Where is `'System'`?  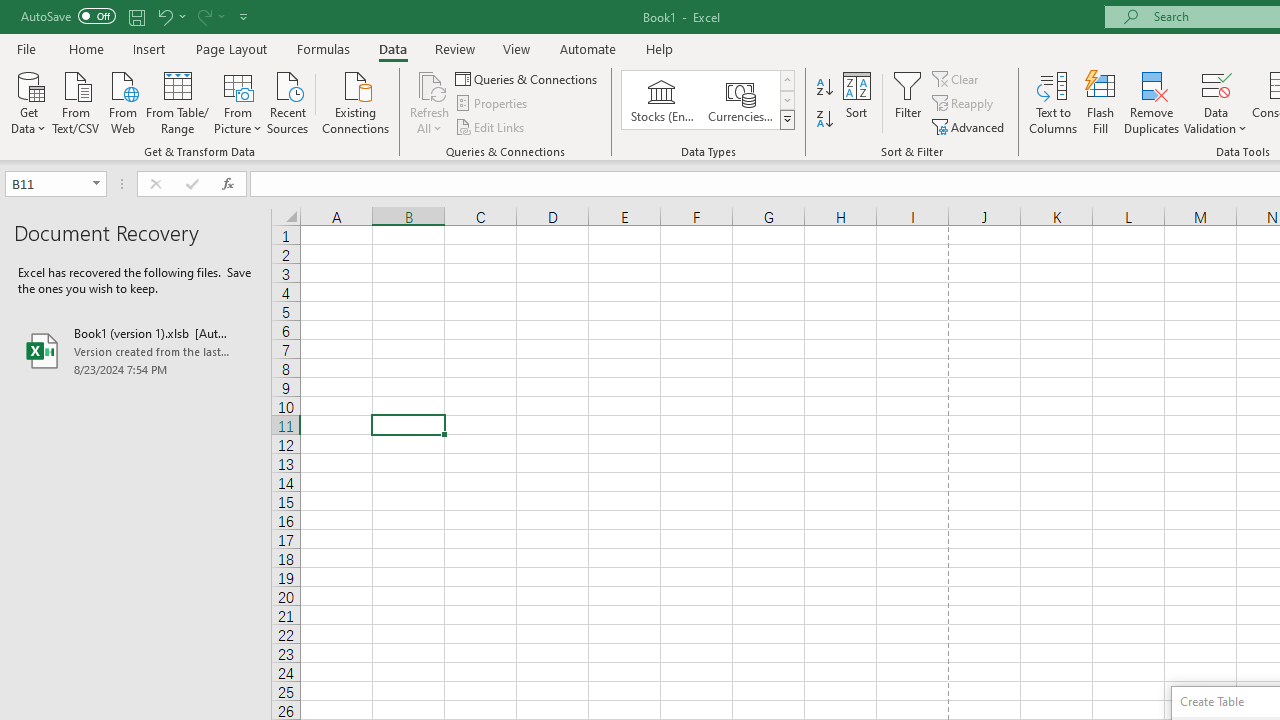
'System' is located at coordinates (10, 11).